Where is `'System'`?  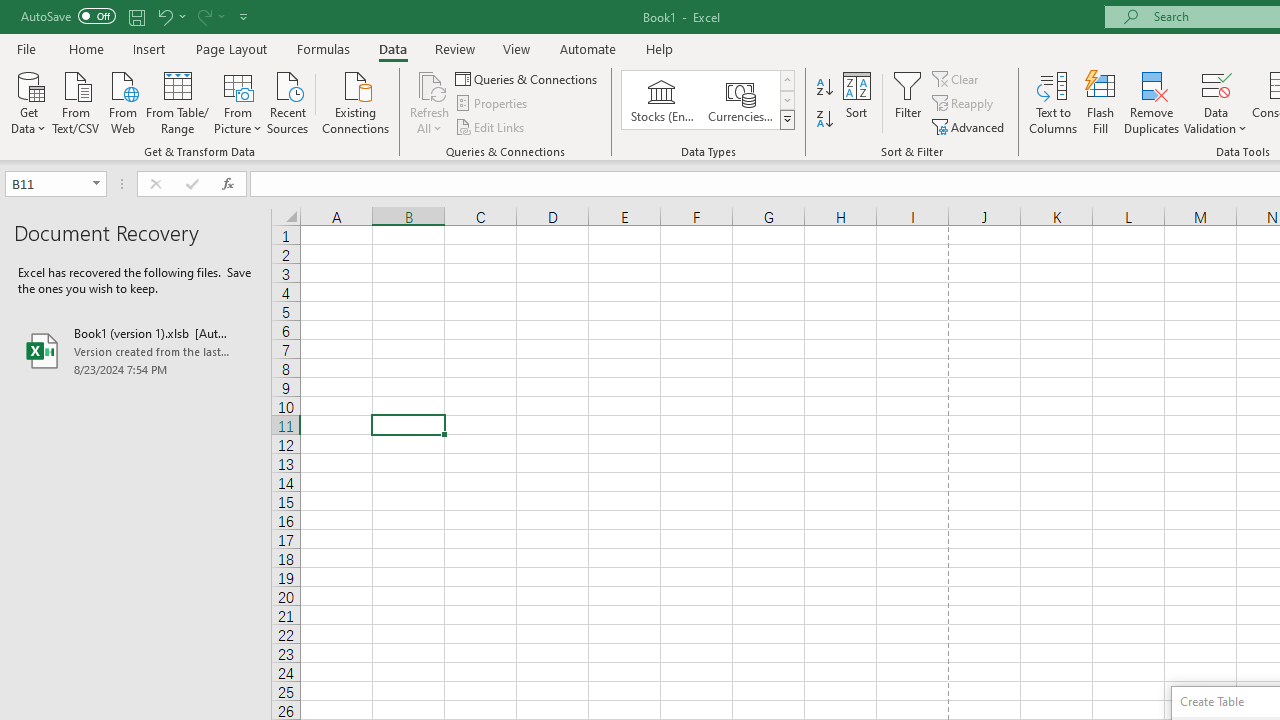
'System' is located at coordinates (10, 11).